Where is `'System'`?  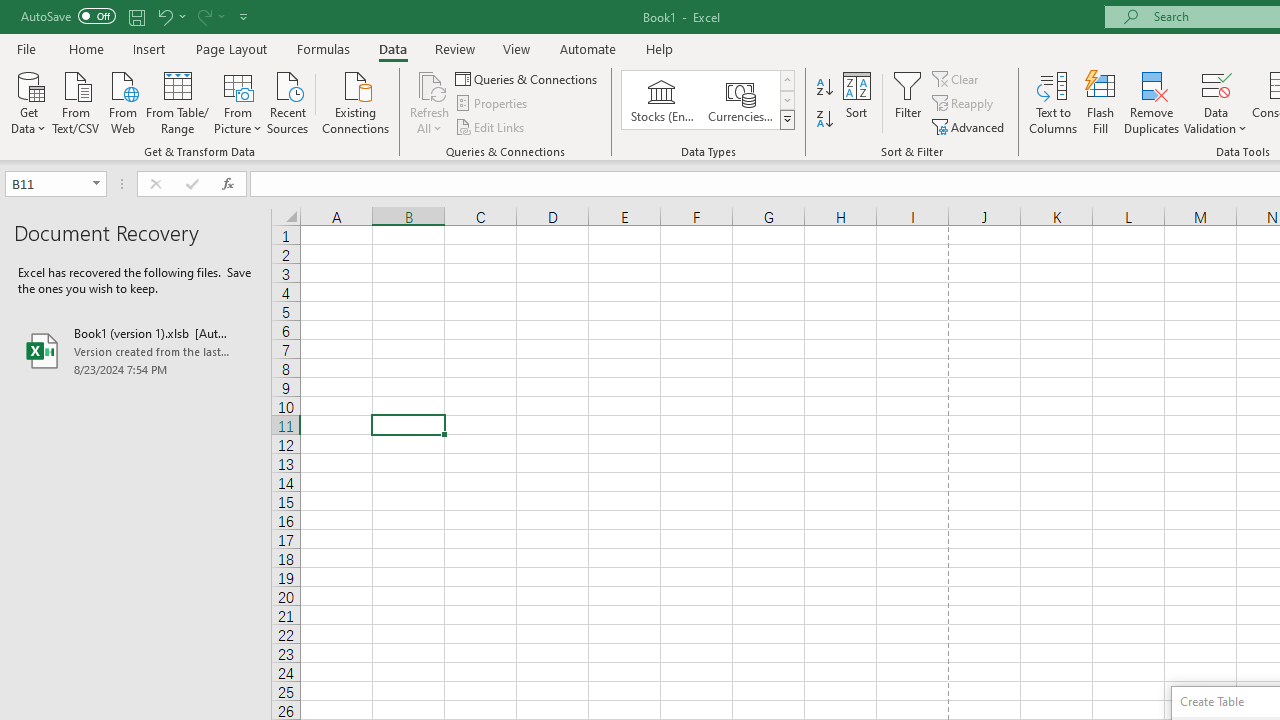
'System' is located at coordinates (10, 11).